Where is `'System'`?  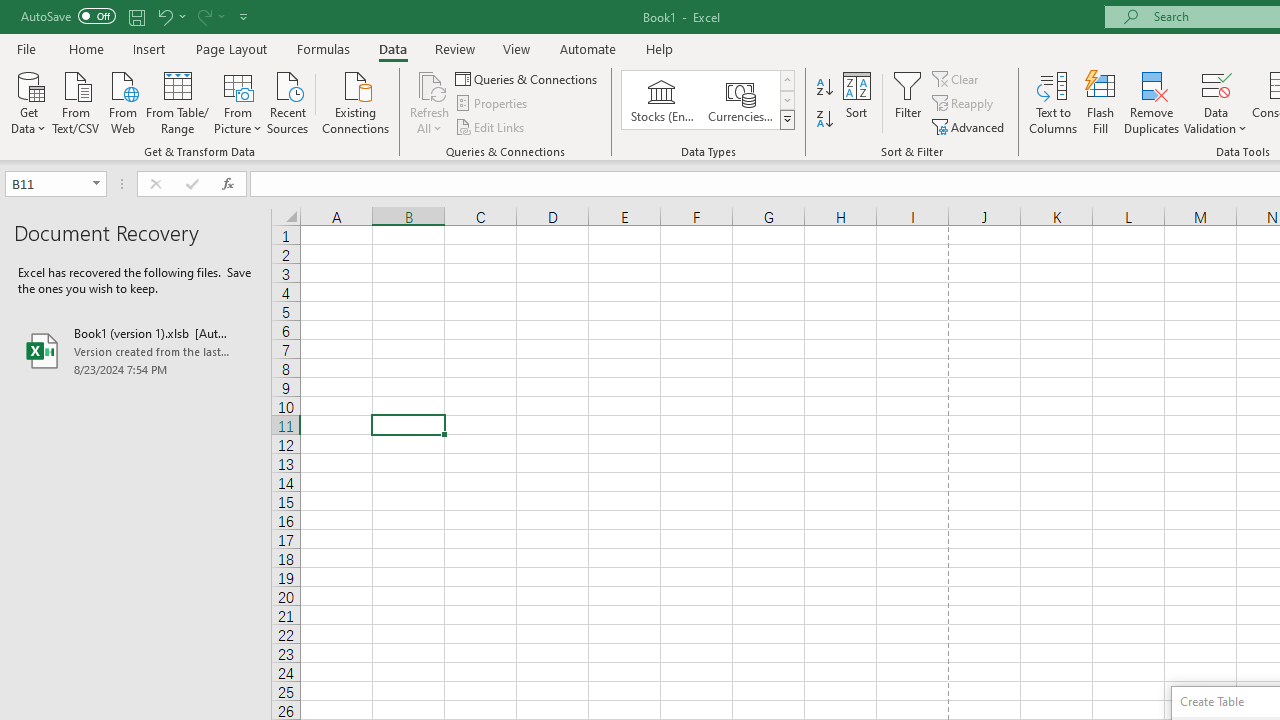
'System' is located at coordinates (10, 11).